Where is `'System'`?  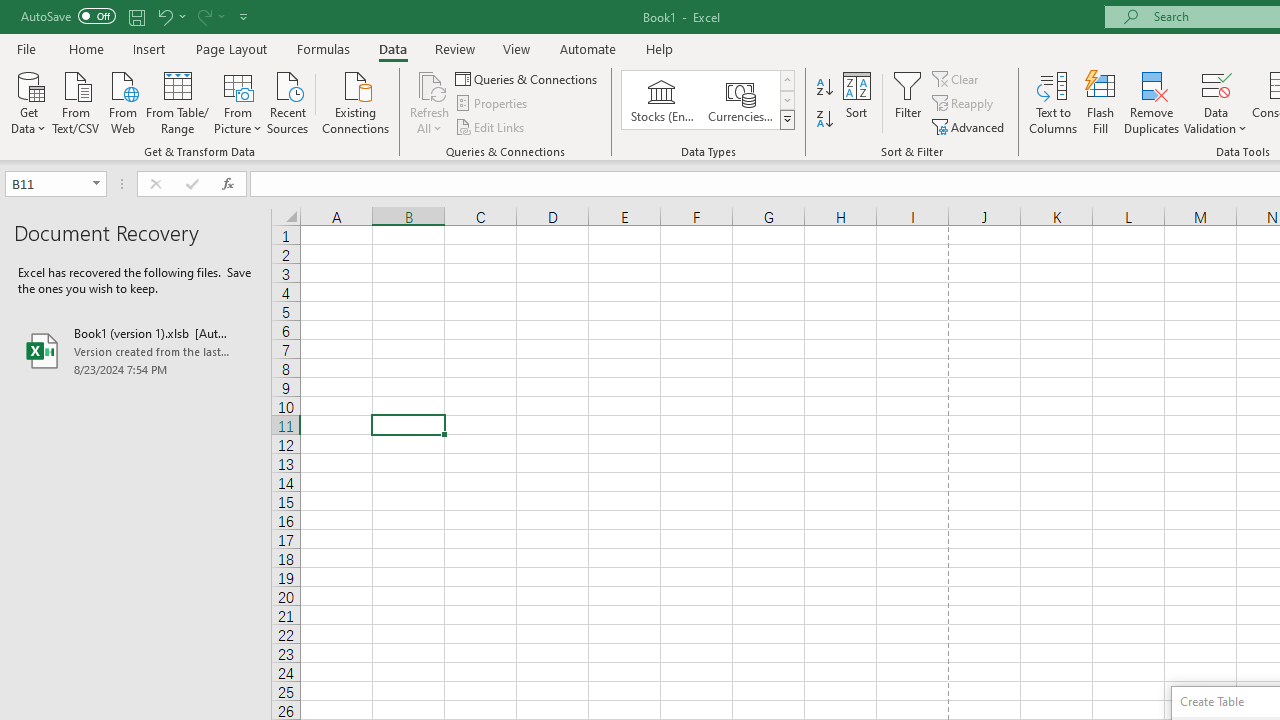
'System' is located at coordinates (10, 11).